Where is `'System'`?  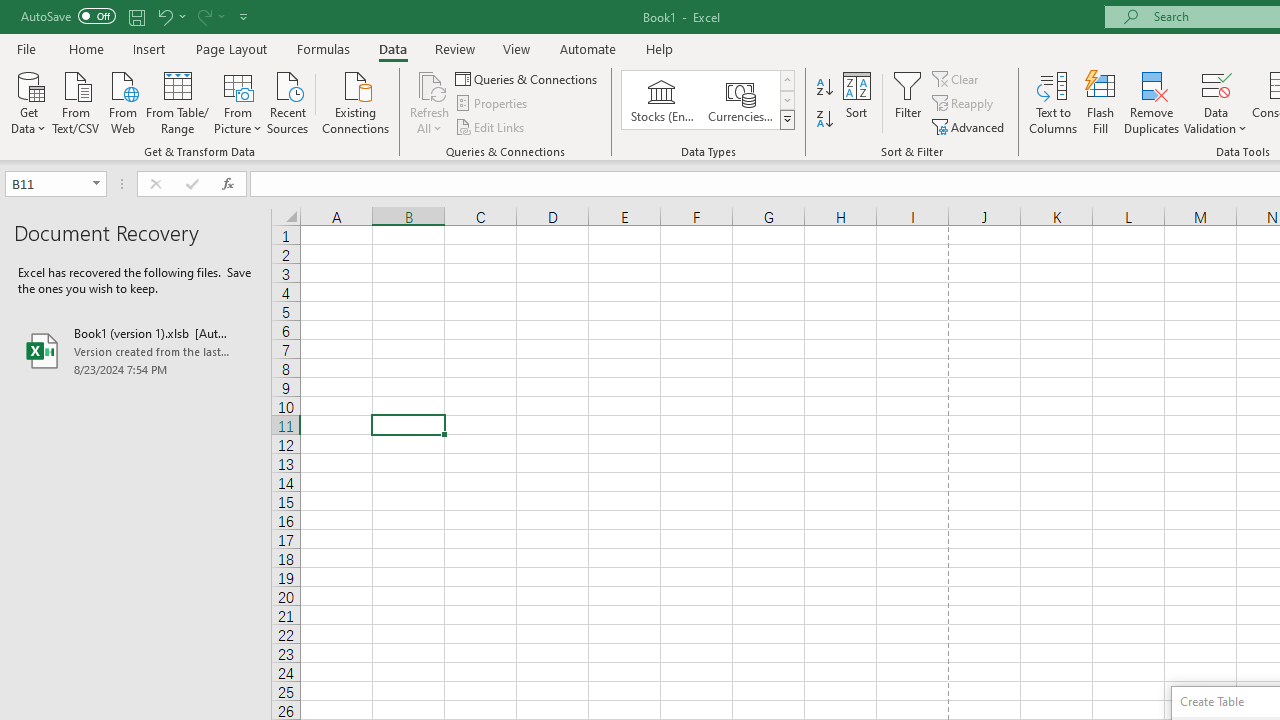
'System' is located at coordinates (10, 11).